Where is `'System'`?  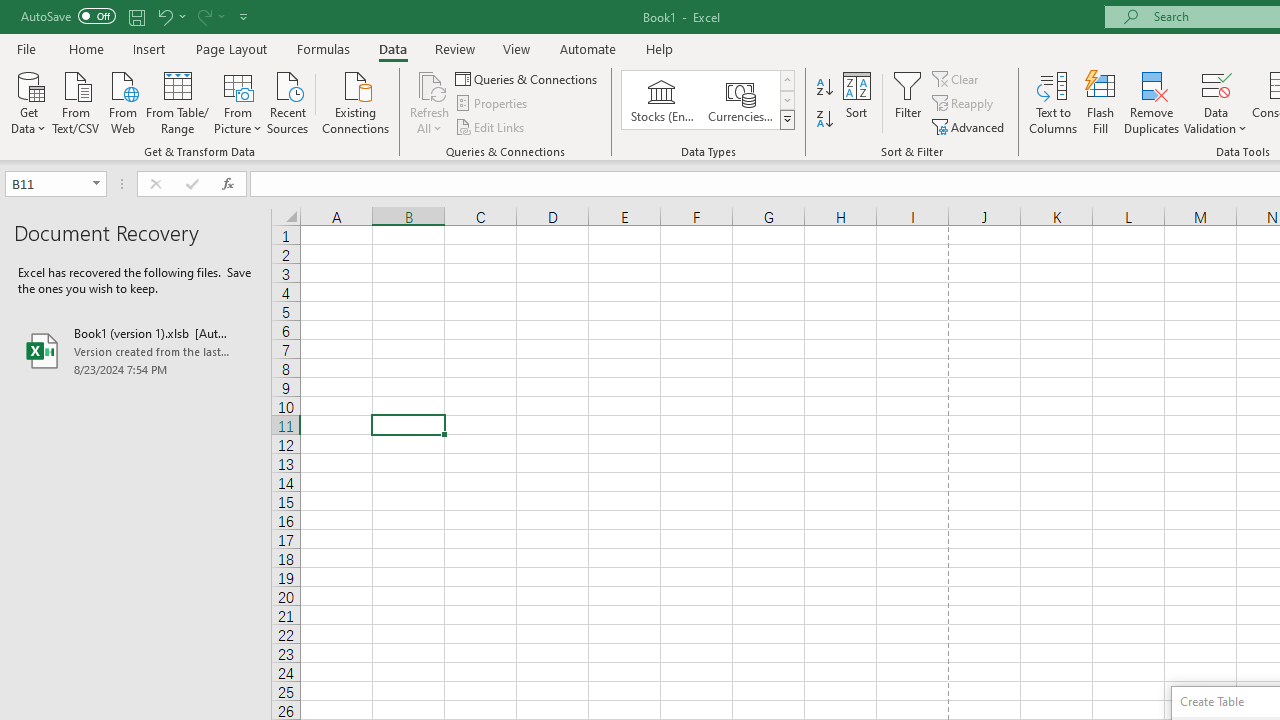
'System' is located at coordinates (10, 11).